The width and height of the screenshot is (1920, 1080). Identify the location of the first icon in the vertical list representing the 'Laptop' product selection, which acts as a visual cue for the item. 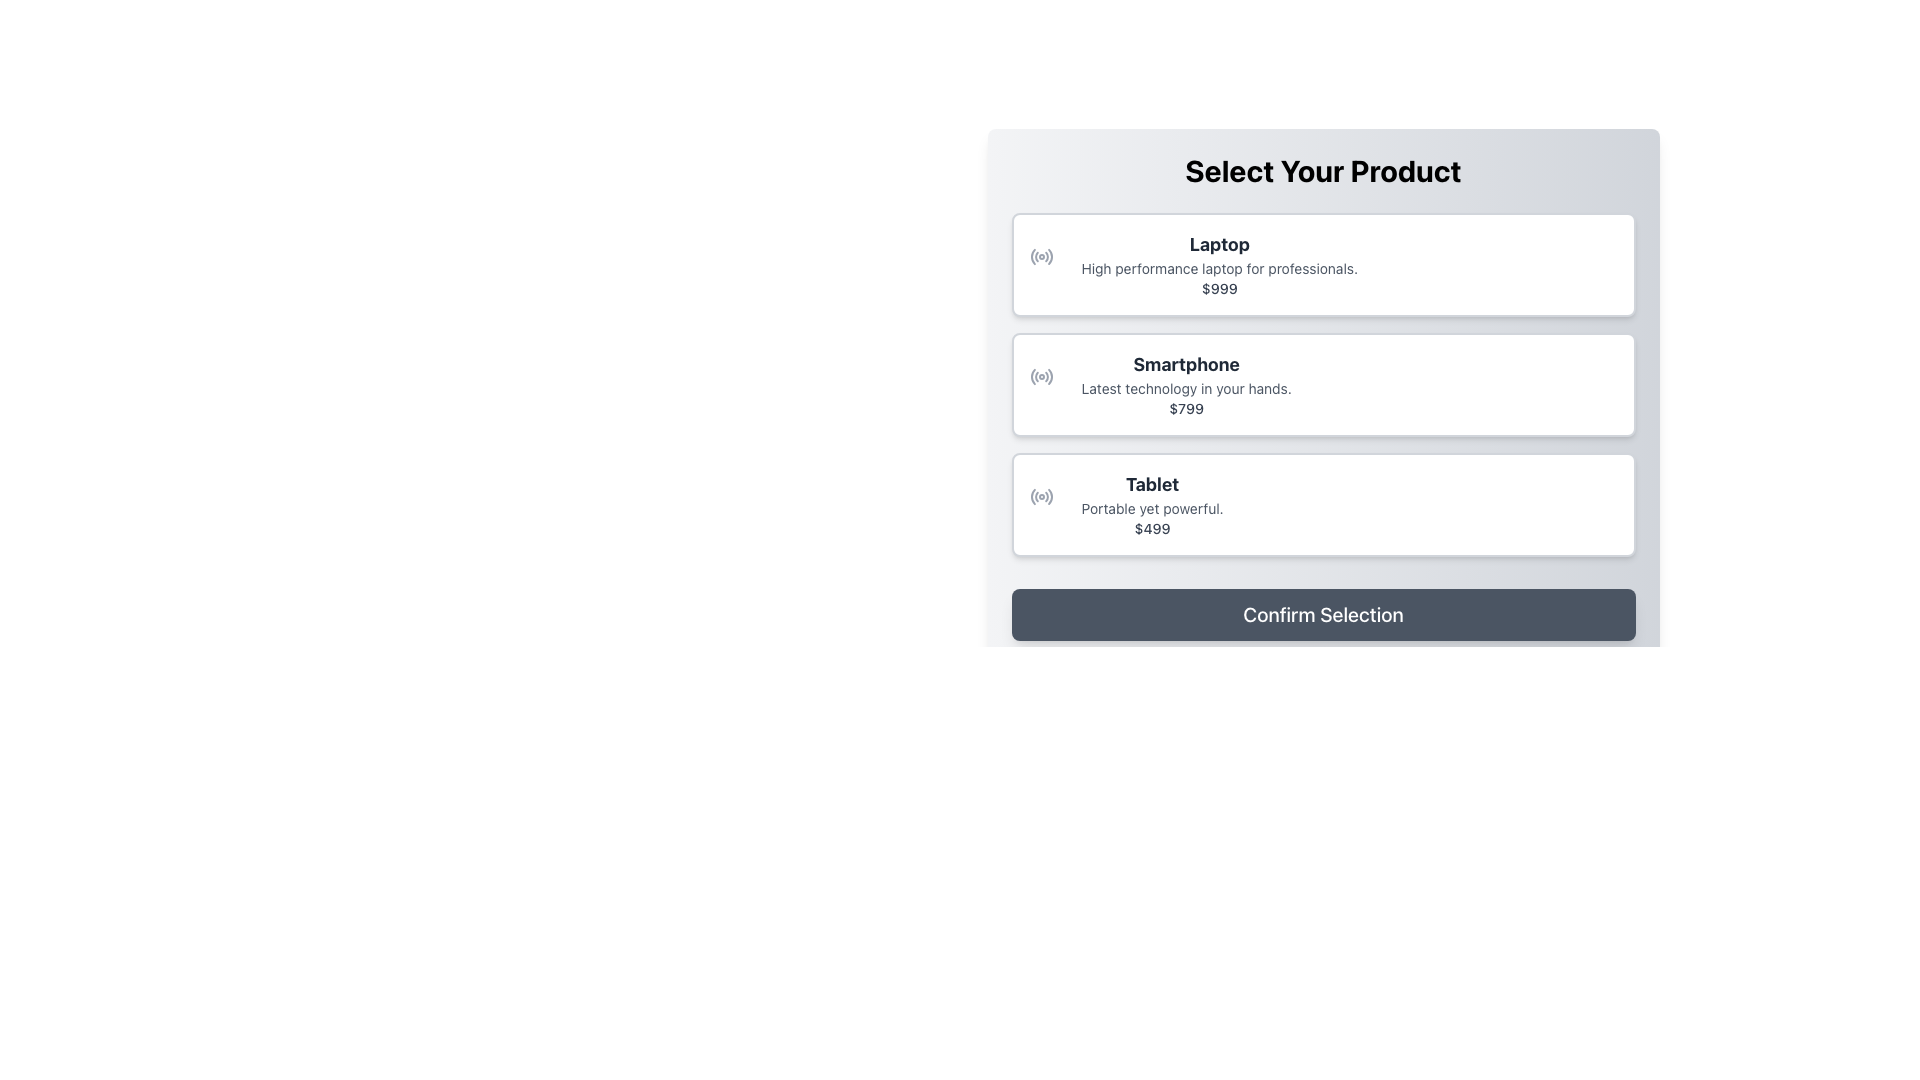
(1040, 256).